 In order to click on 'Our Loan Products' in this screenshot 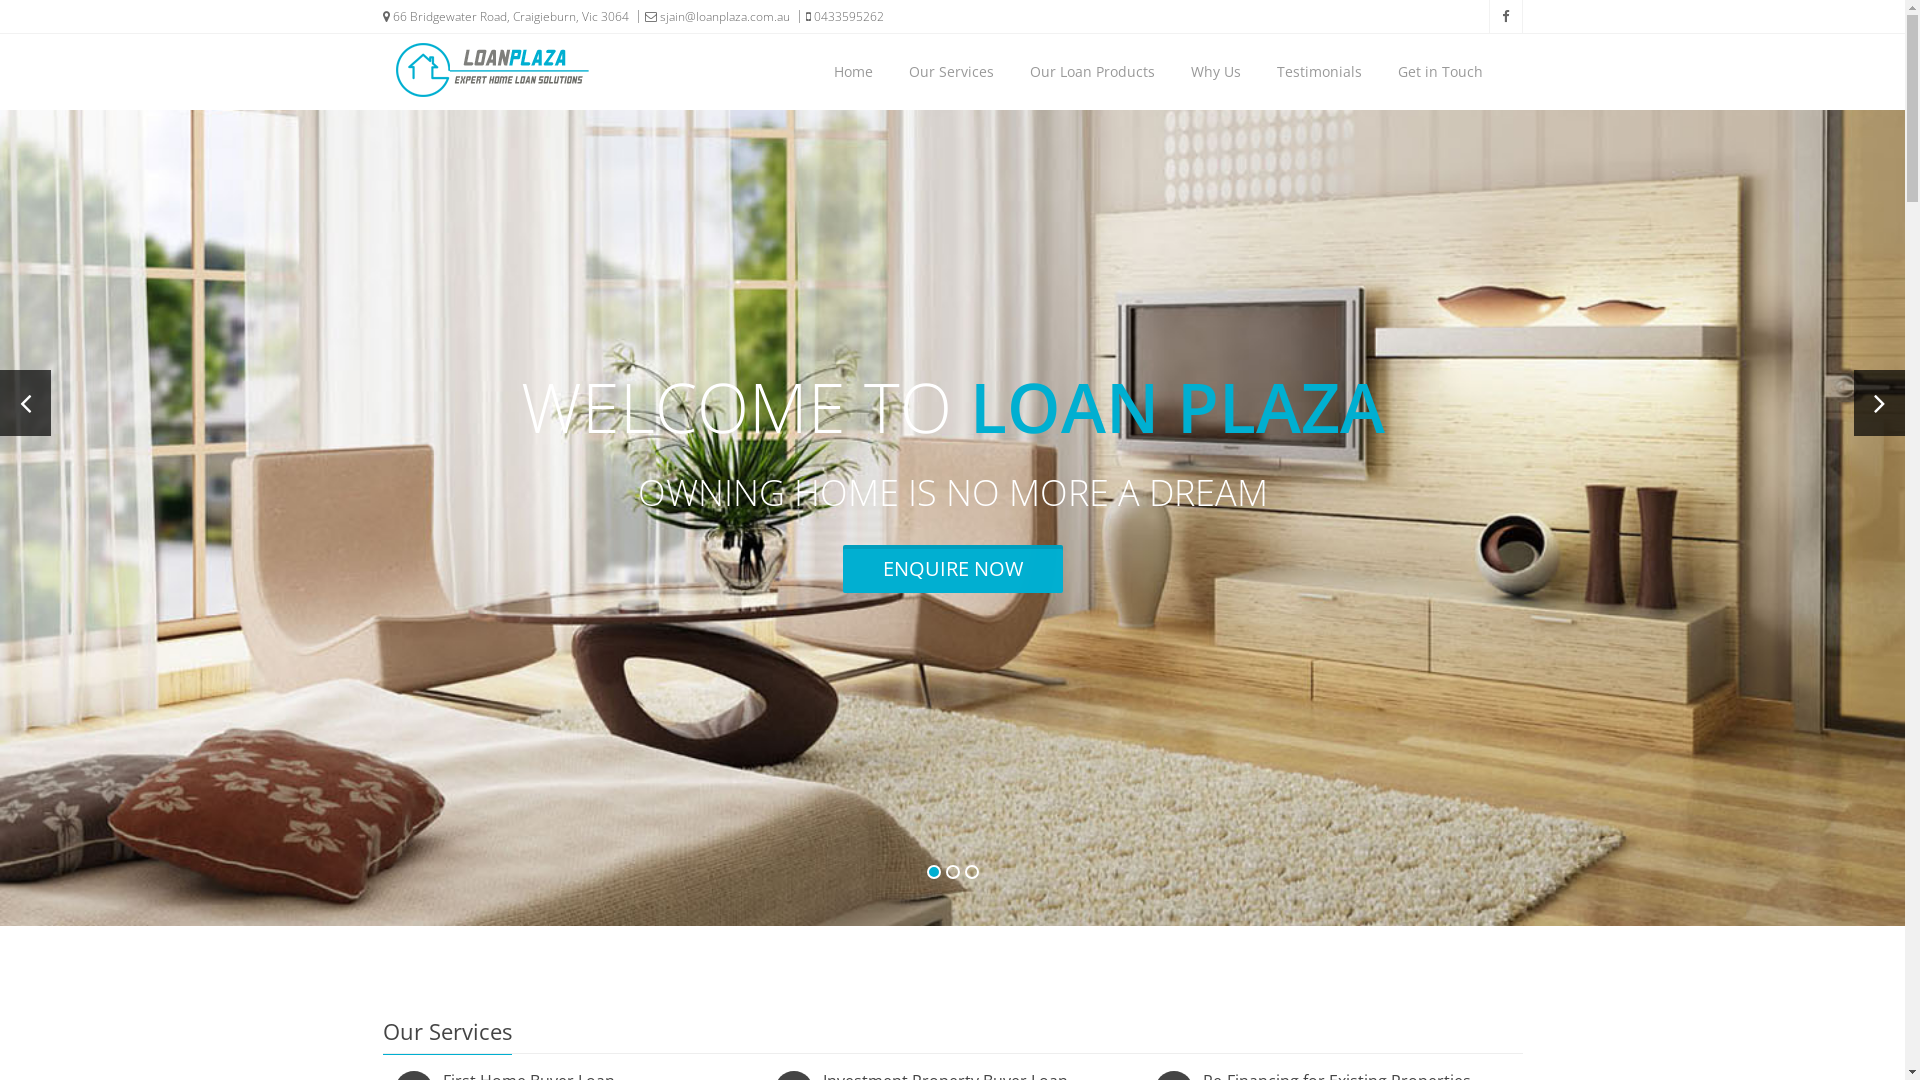, I will do `click(1090, 71)`.